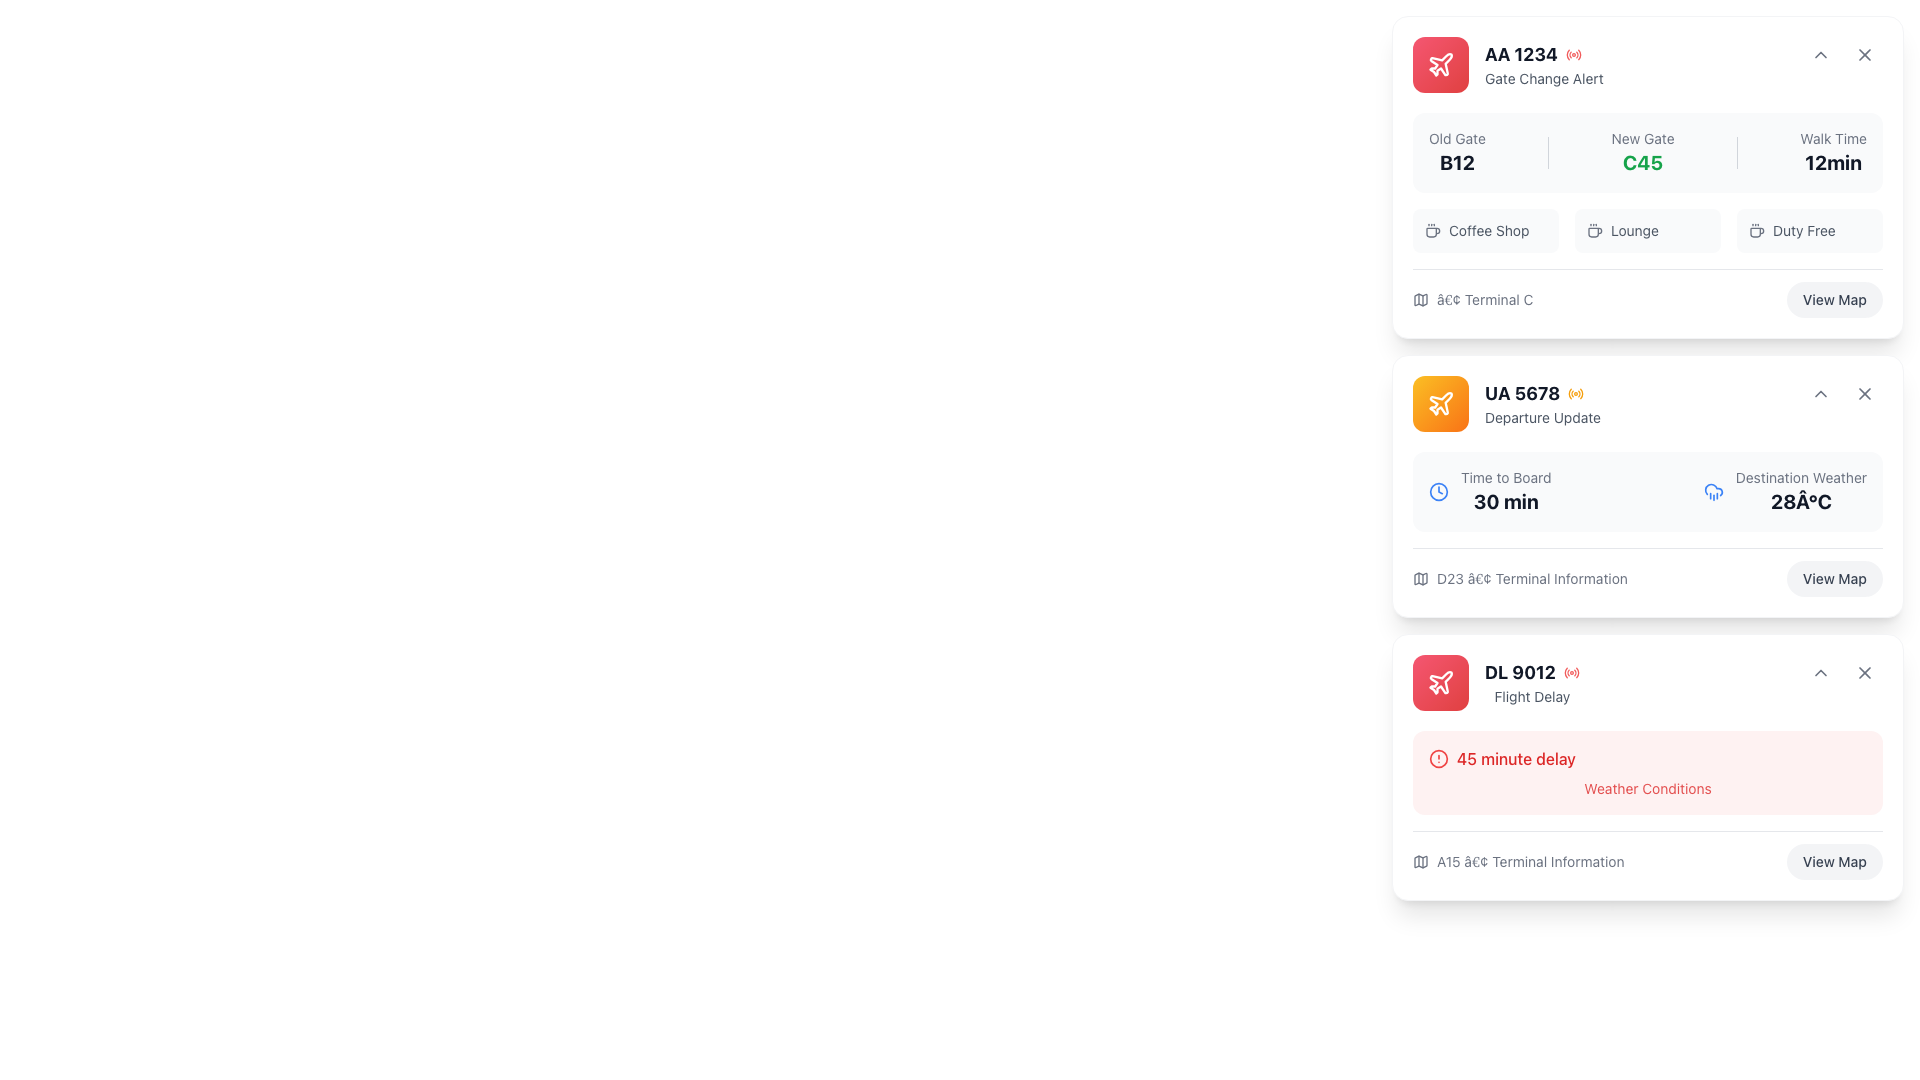  What do you see at coordinates (1801, 500) in the screenshot?
I see `the temperature display text label located in the upper-right portion of the second card, adjacent to the 'Destination Weather' text` at bounding box center [1801, 500].